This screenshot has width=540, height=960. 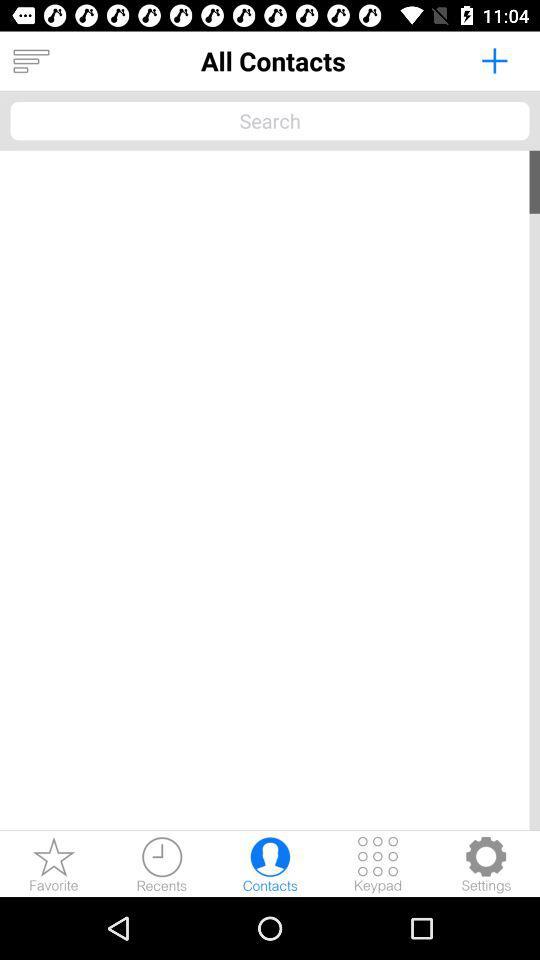 What do you see at coordinates (485, 863) in the screenshot?
I see `adjust the settings` at bounding box center [485, 863].